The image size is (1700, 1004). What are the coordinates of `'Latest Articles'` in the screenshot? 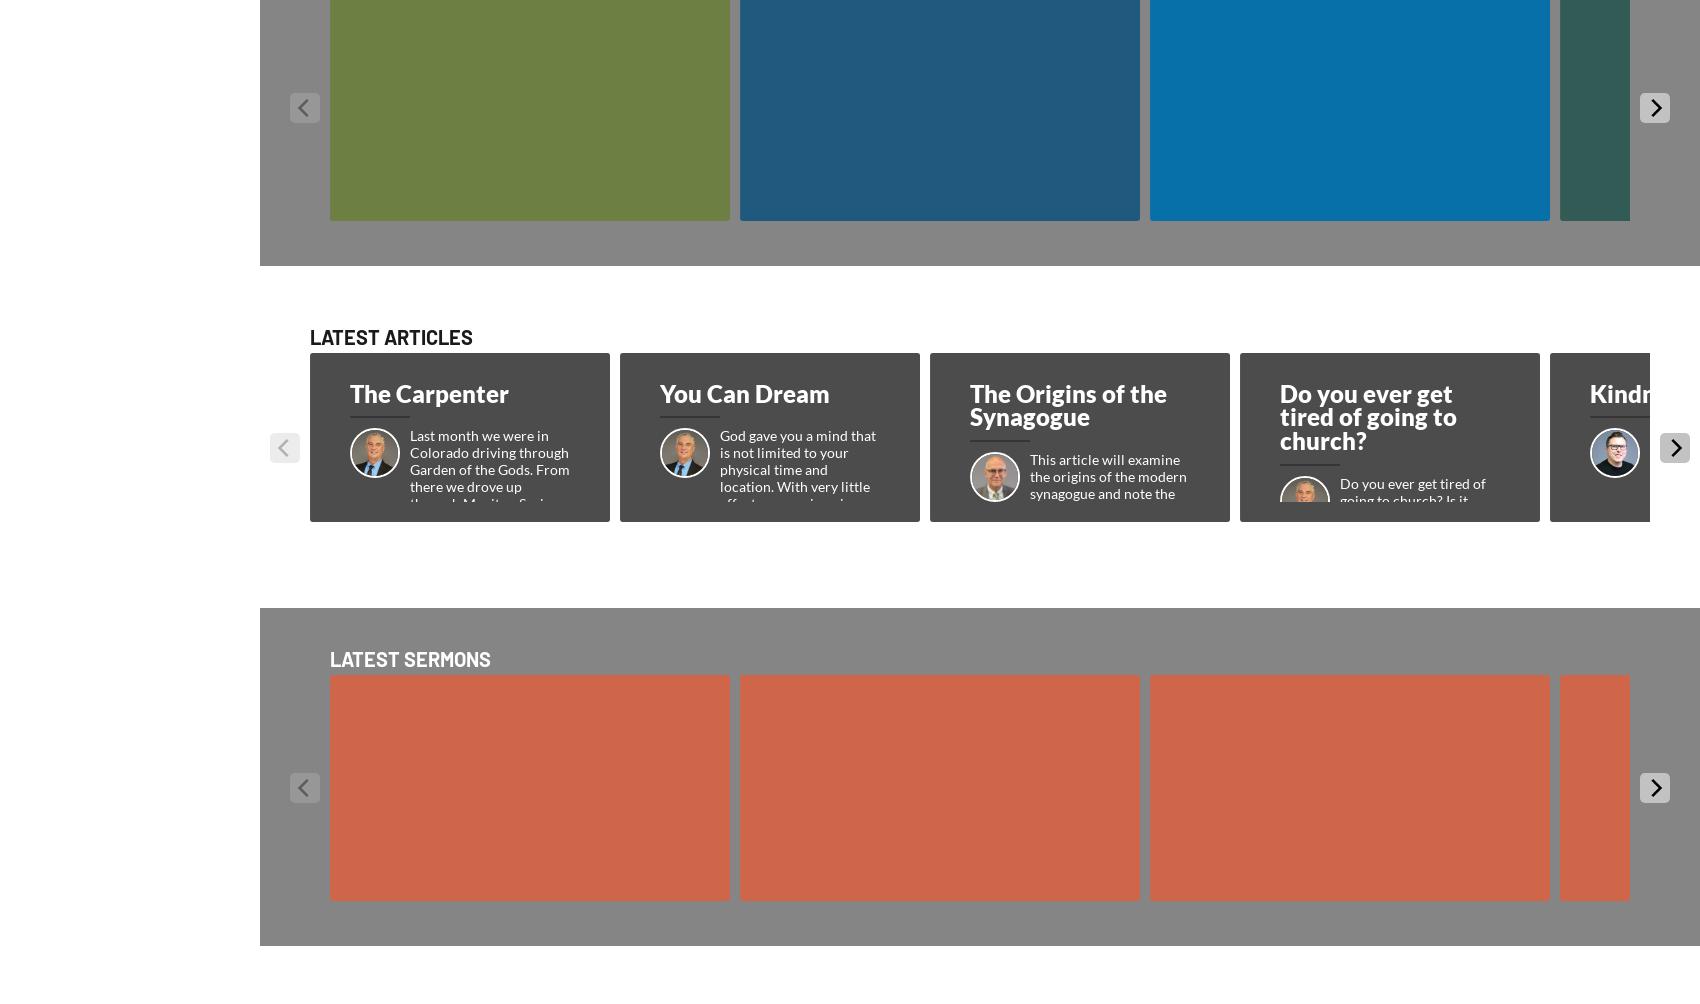 It's located at (310, 336).